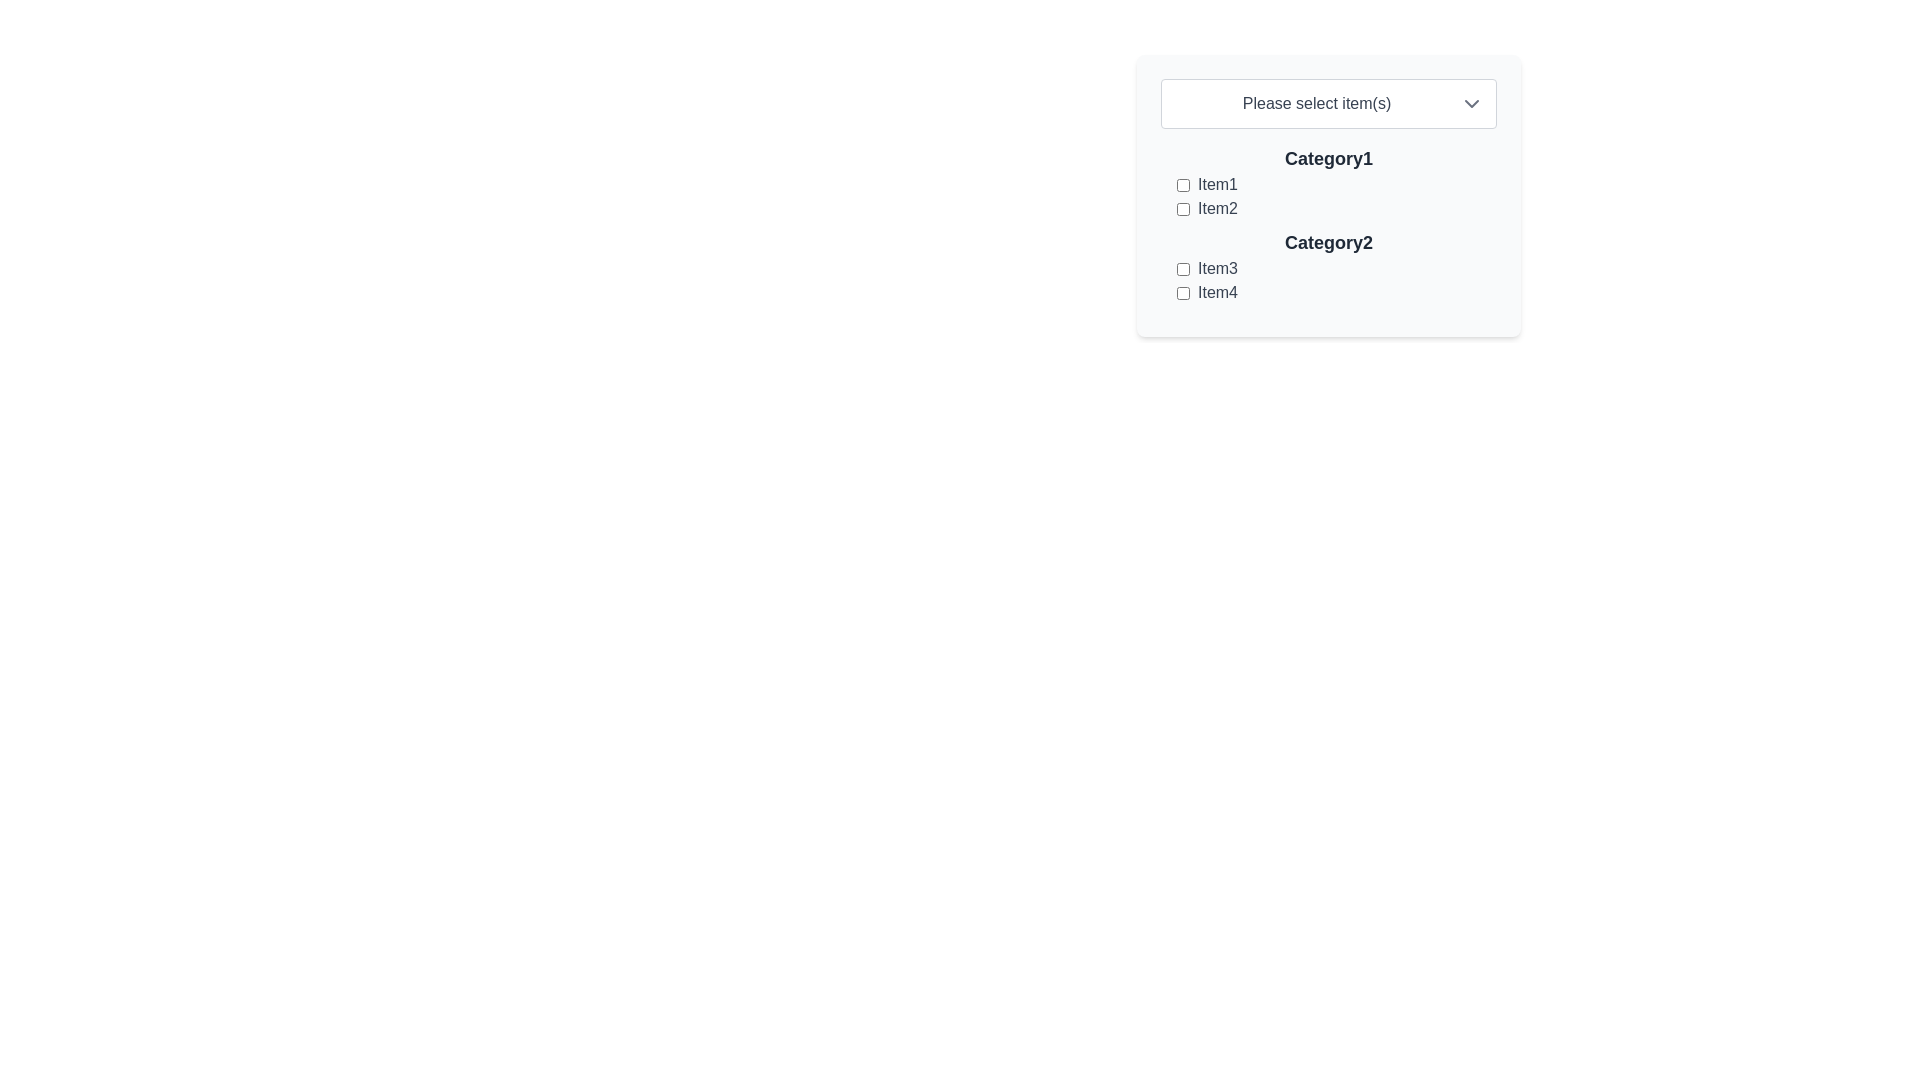 This screenshot has width=1920, height=1080. Describe the element at coordinates (1329, 104) in the screenshot. I see `the Dropdown menu trigger located at the top of the light gray box` at that location.